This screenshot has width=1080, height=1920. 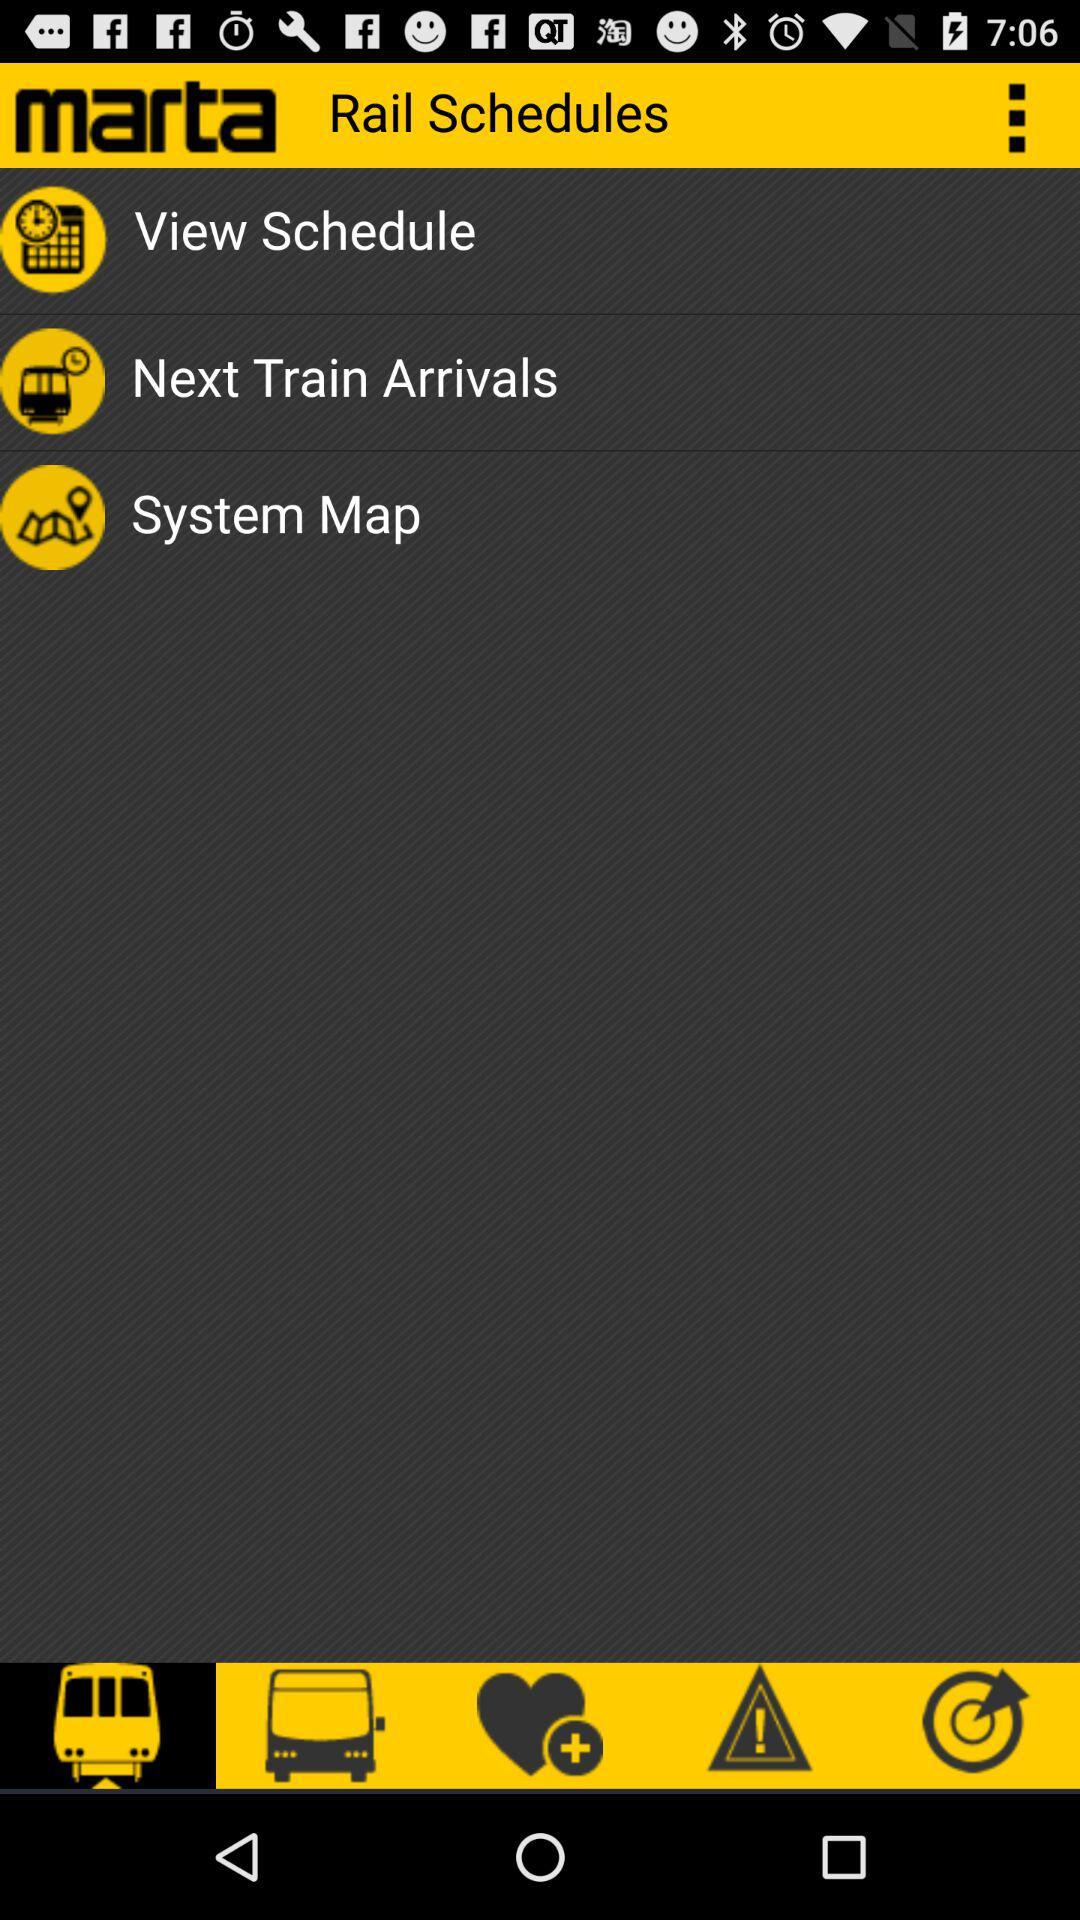 What do you see at coordinates (343, 382) in the screenshot?
I see `the icon below the view schedule` at bounding box center [343, 382].